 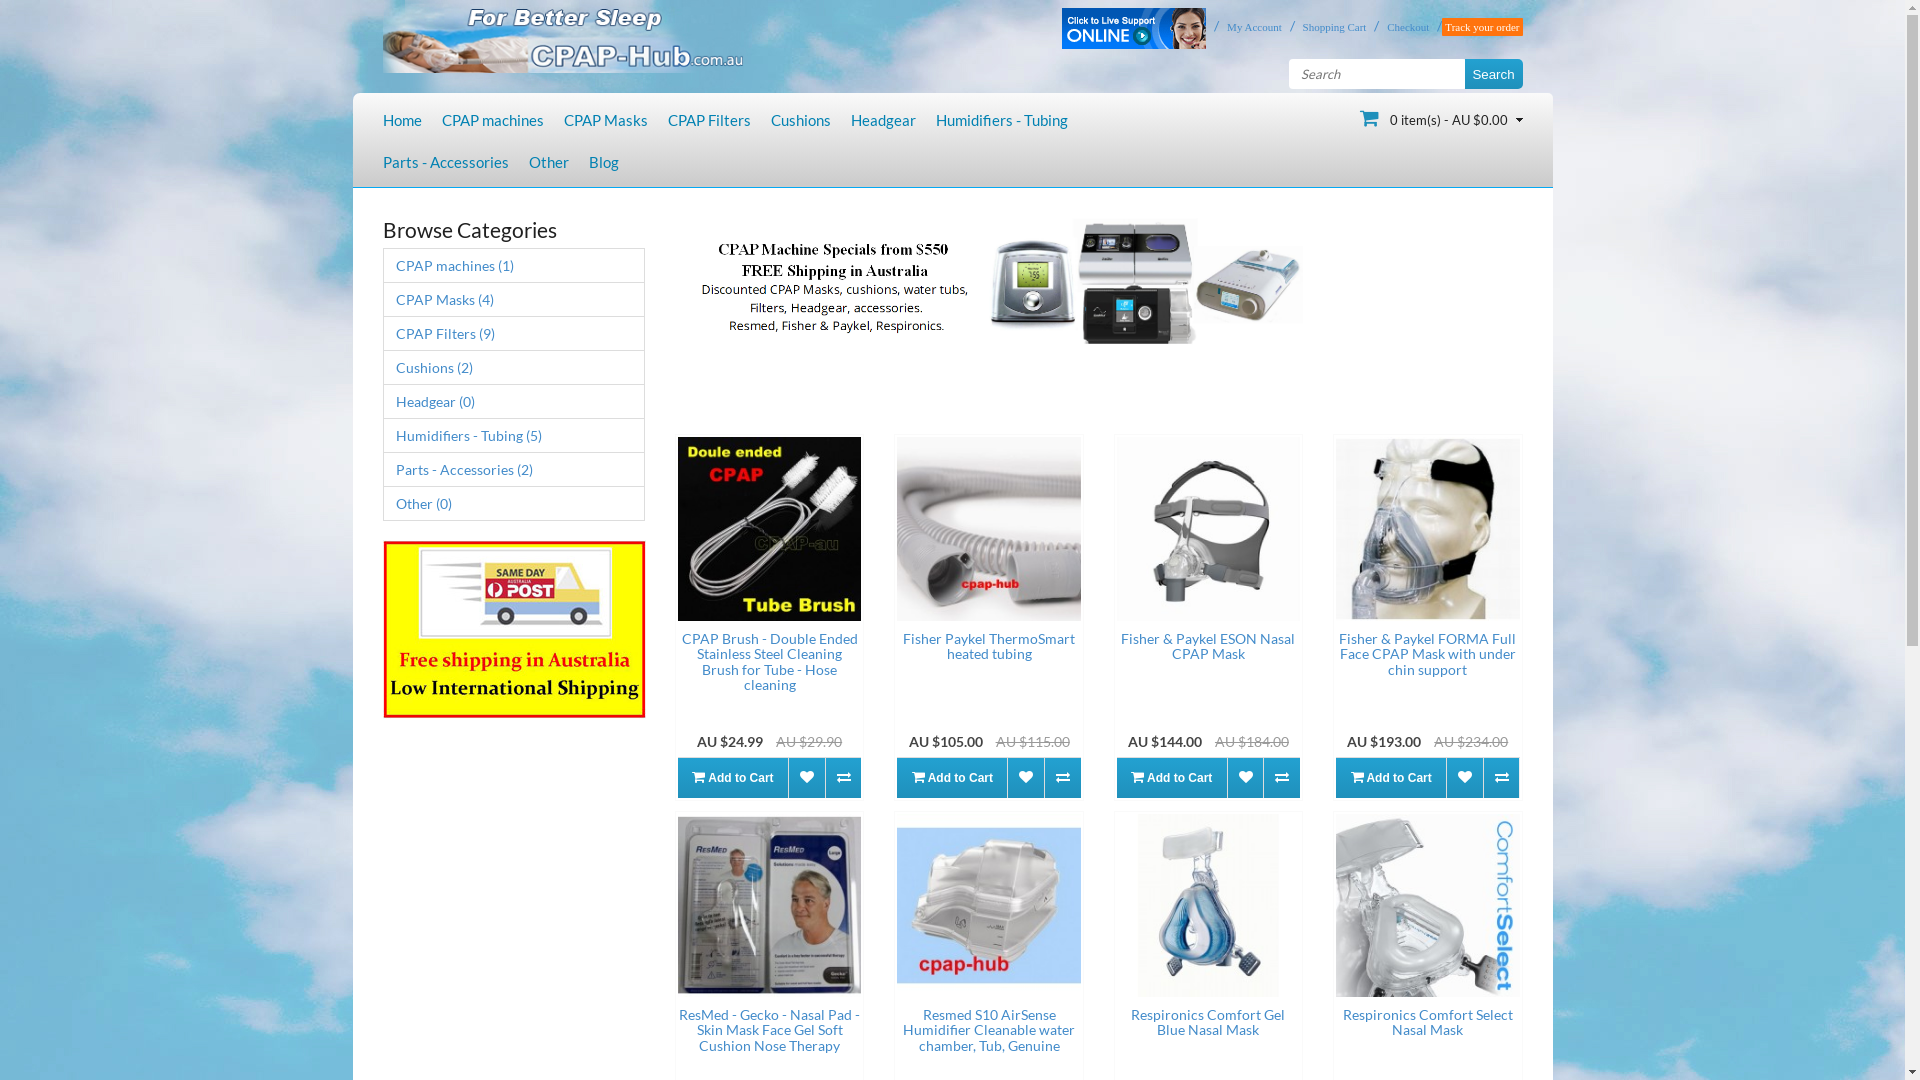 I want to click on 'Fisher & Paykel ESON Nasal CPAP Mask', so click(x=1207, y=527).